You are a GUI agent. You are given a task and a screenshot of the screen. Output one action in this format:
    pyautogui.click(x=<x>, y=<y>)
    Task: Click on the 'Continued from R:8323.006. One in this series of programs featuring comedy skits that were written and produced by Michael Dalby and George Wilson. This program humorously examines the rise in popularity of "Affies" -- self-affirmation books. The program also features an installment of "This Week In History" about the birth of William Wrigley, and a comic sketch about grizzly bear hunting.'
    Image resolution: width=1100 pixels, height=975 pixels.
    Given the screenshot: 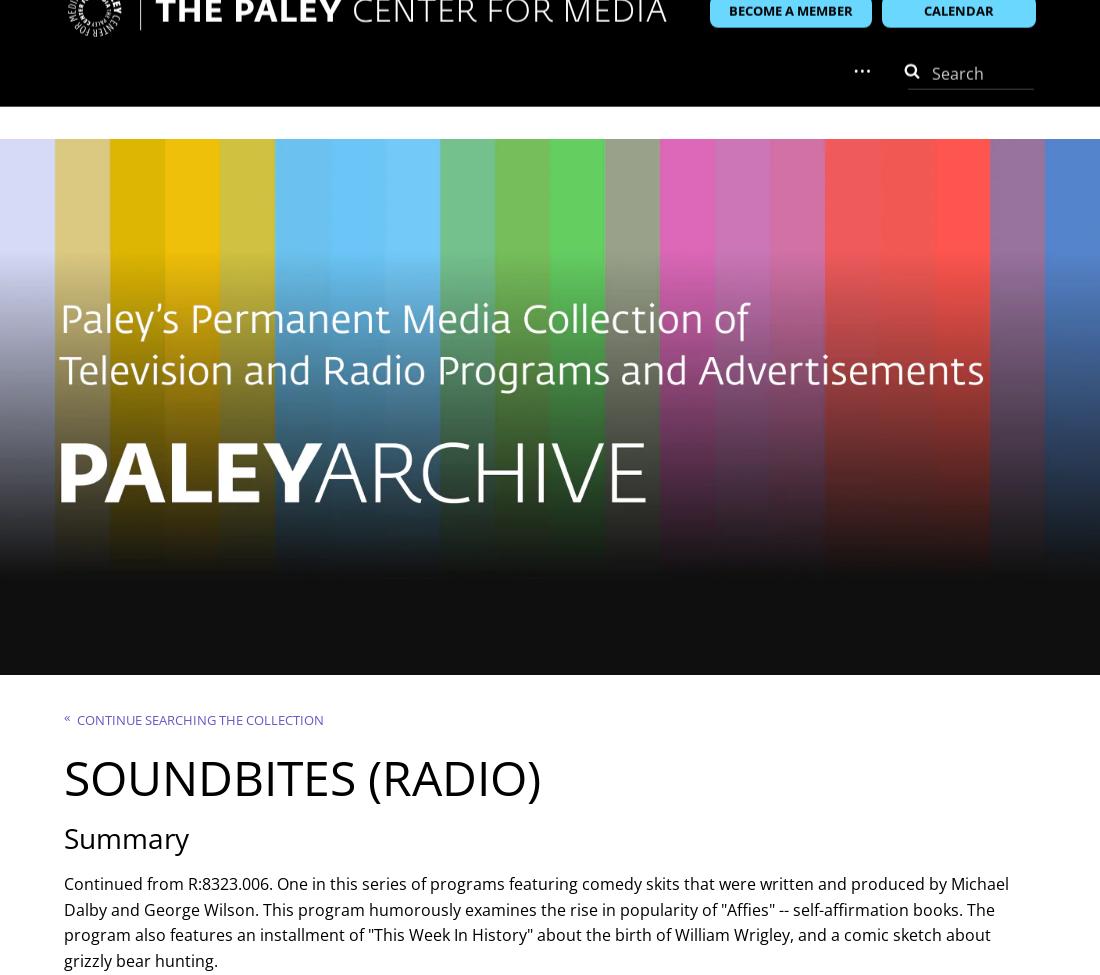 What is the action you would take?
    pyautogui.click(x=536, y=920)
    